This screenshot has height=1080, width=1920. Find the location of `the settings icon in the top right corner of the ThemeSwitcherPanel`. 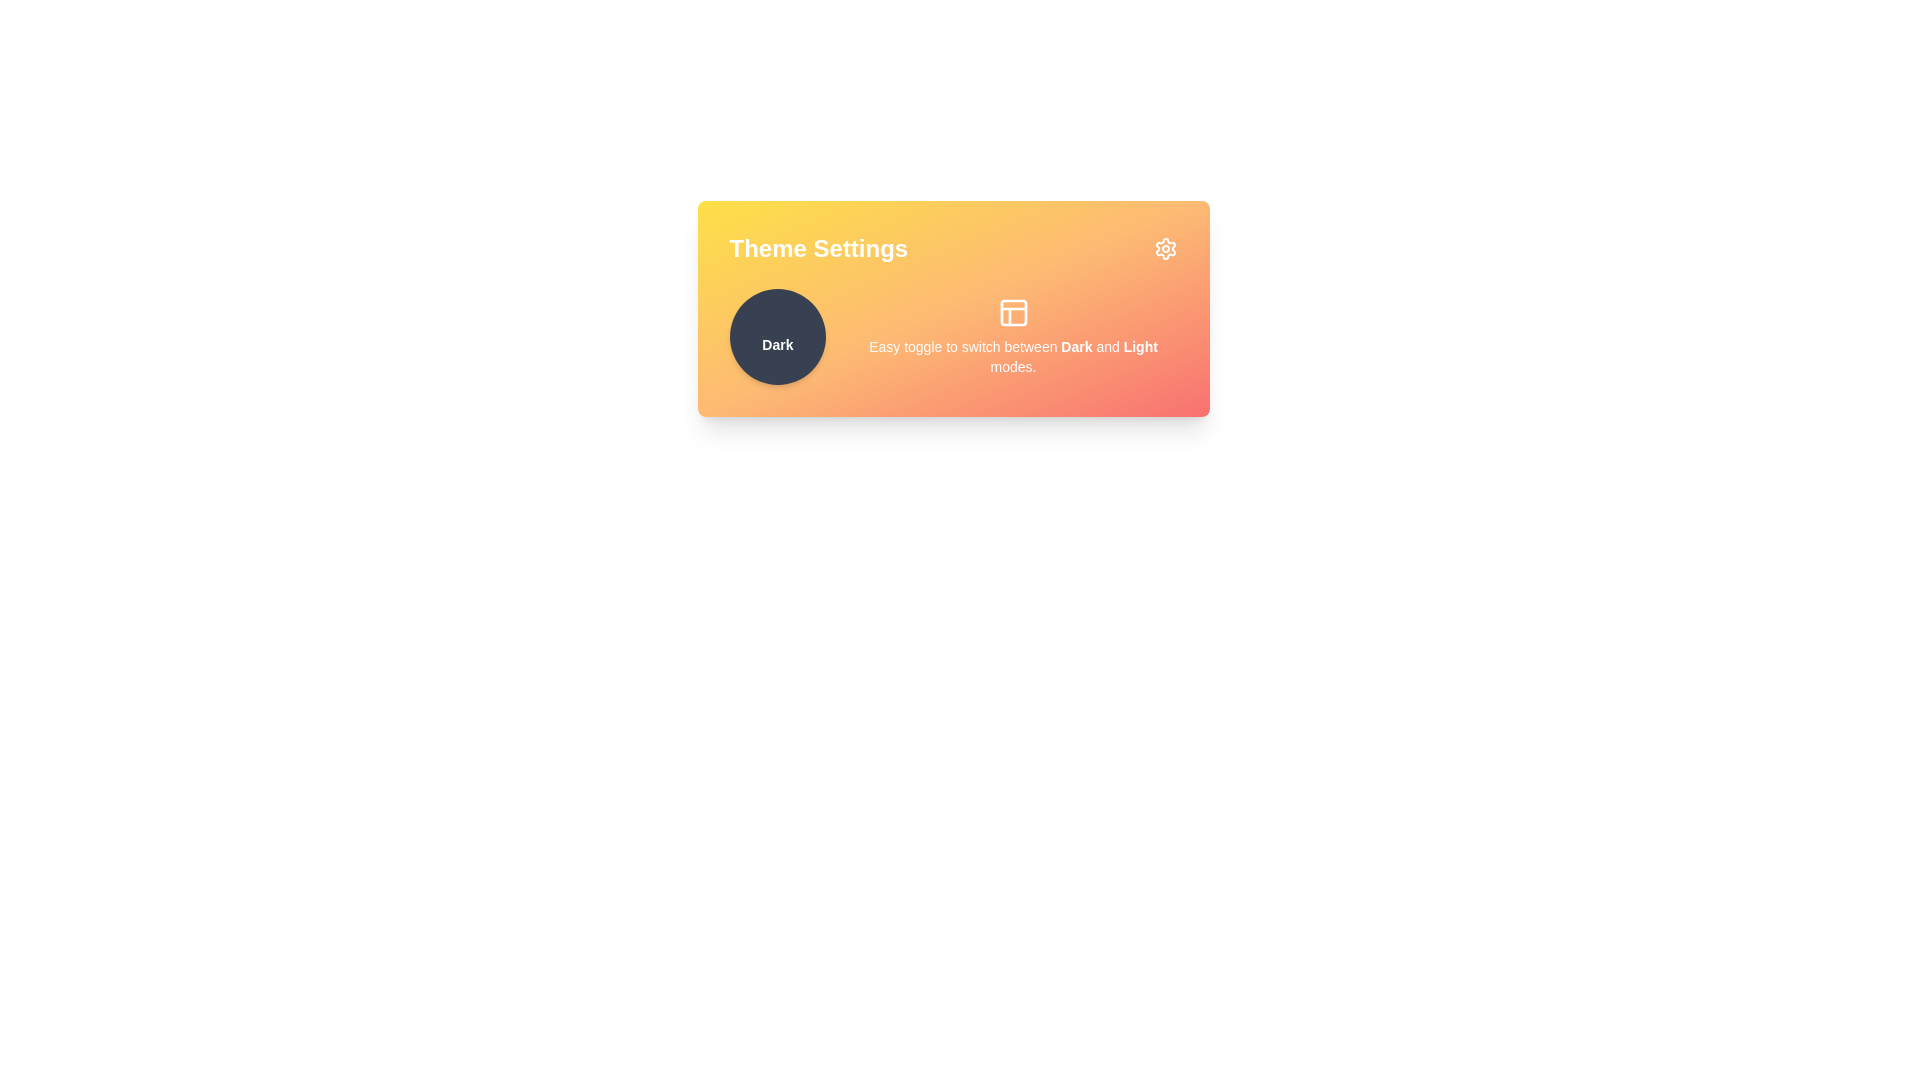

the settings icon in the top right corner of the ThemeSwitcherPanel is located at coordinates (1165, 248).